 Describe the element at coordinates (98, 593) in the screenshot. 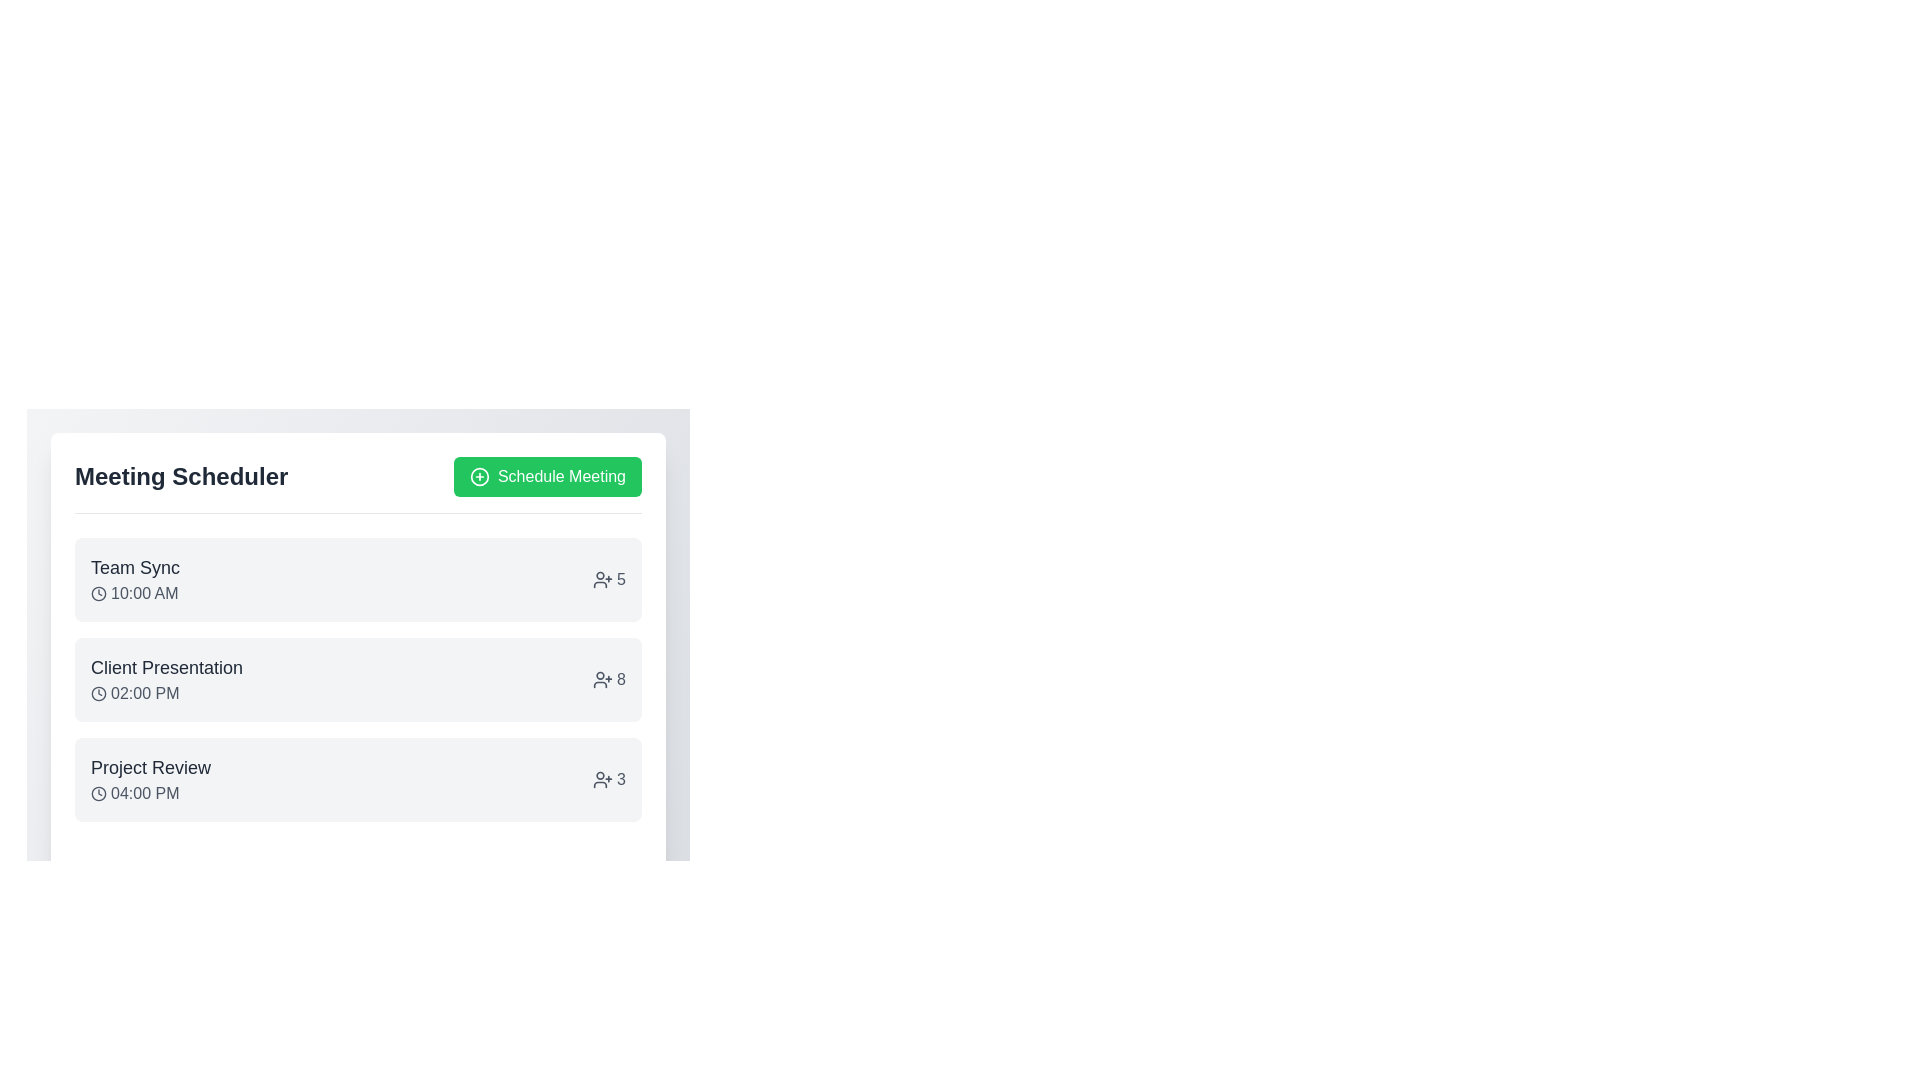

I see `the clock icon located to the immediate left of the text '10:00 AM' under the 'Team Sync' entry` at that location.